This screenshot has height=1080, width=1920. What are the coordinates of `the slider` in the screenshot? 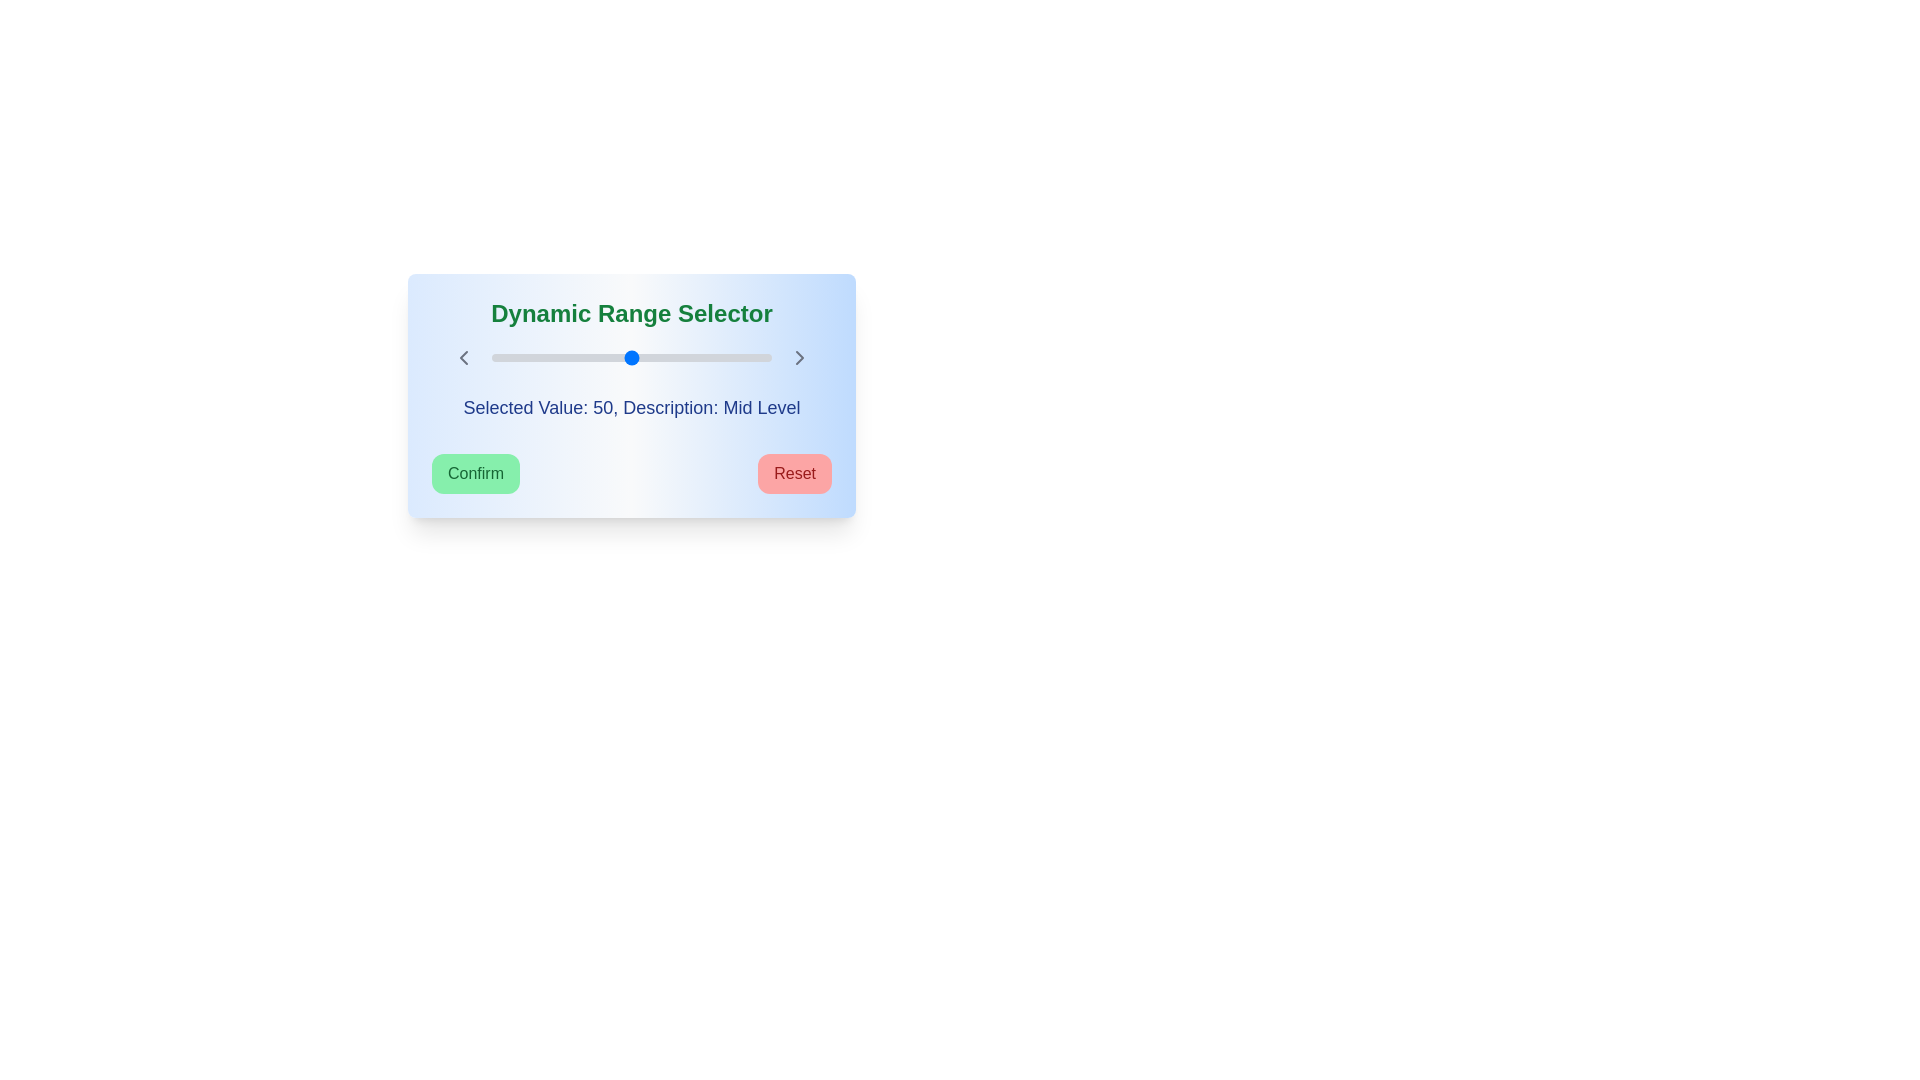 It's located at (699, 357).